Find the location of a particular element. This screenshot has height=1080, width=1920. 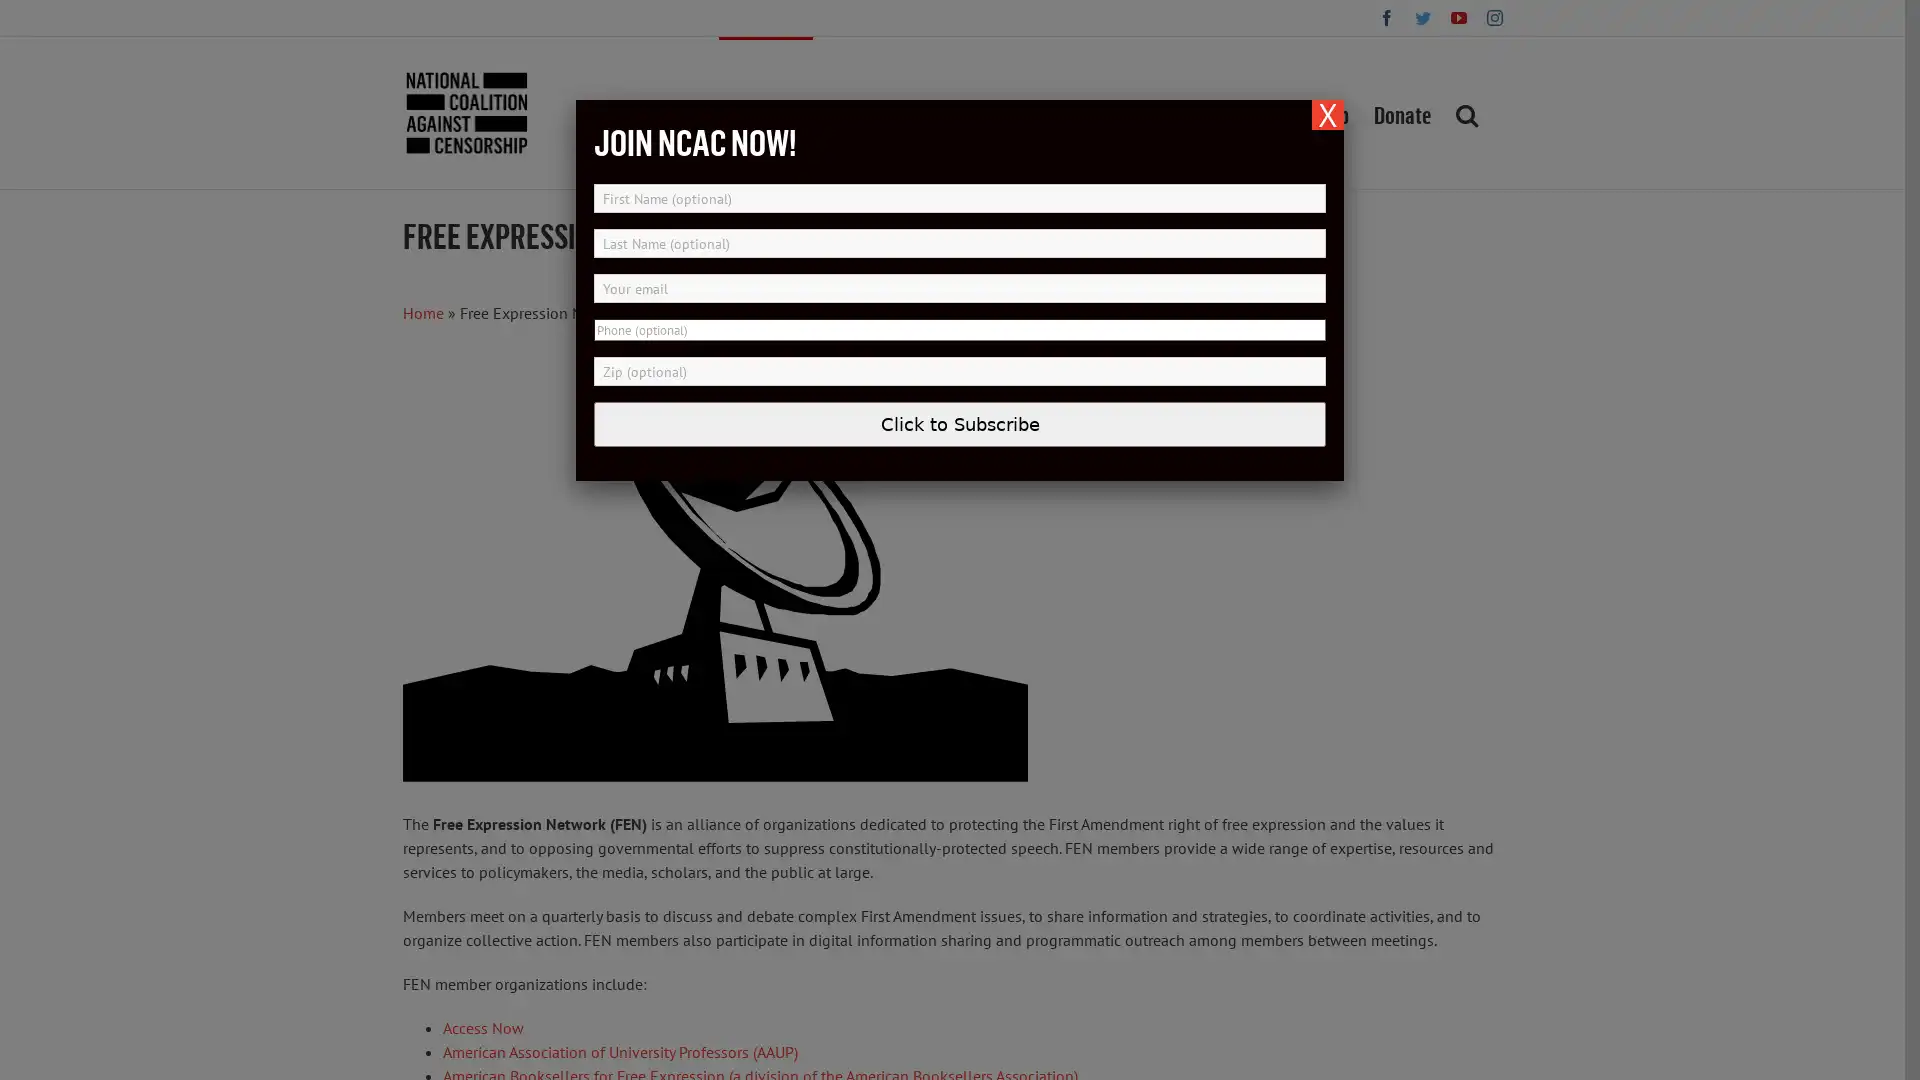

Search is located at coordinates (1465, 112).